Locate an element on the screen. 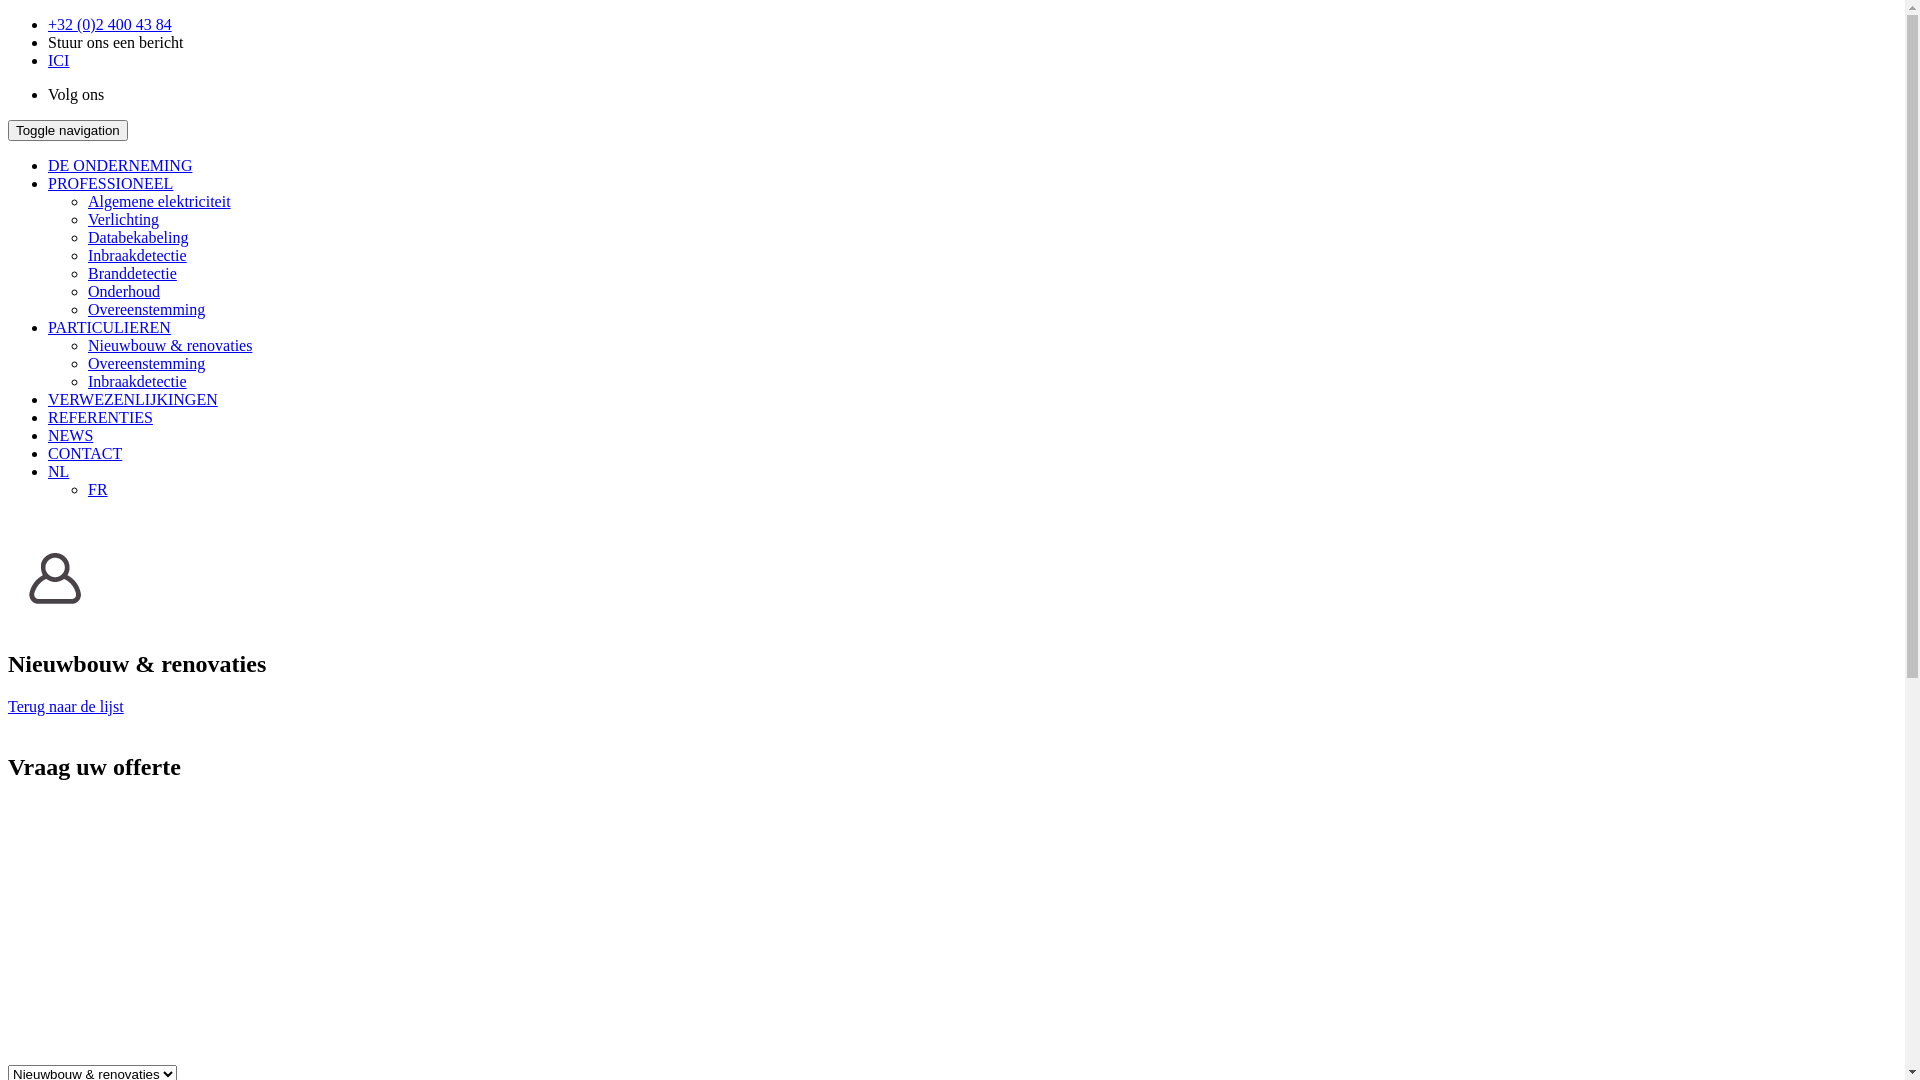 Image resolution: width=1920 pixels, height=1080 pixels. 'FR' is located at coordinates (96, 489).